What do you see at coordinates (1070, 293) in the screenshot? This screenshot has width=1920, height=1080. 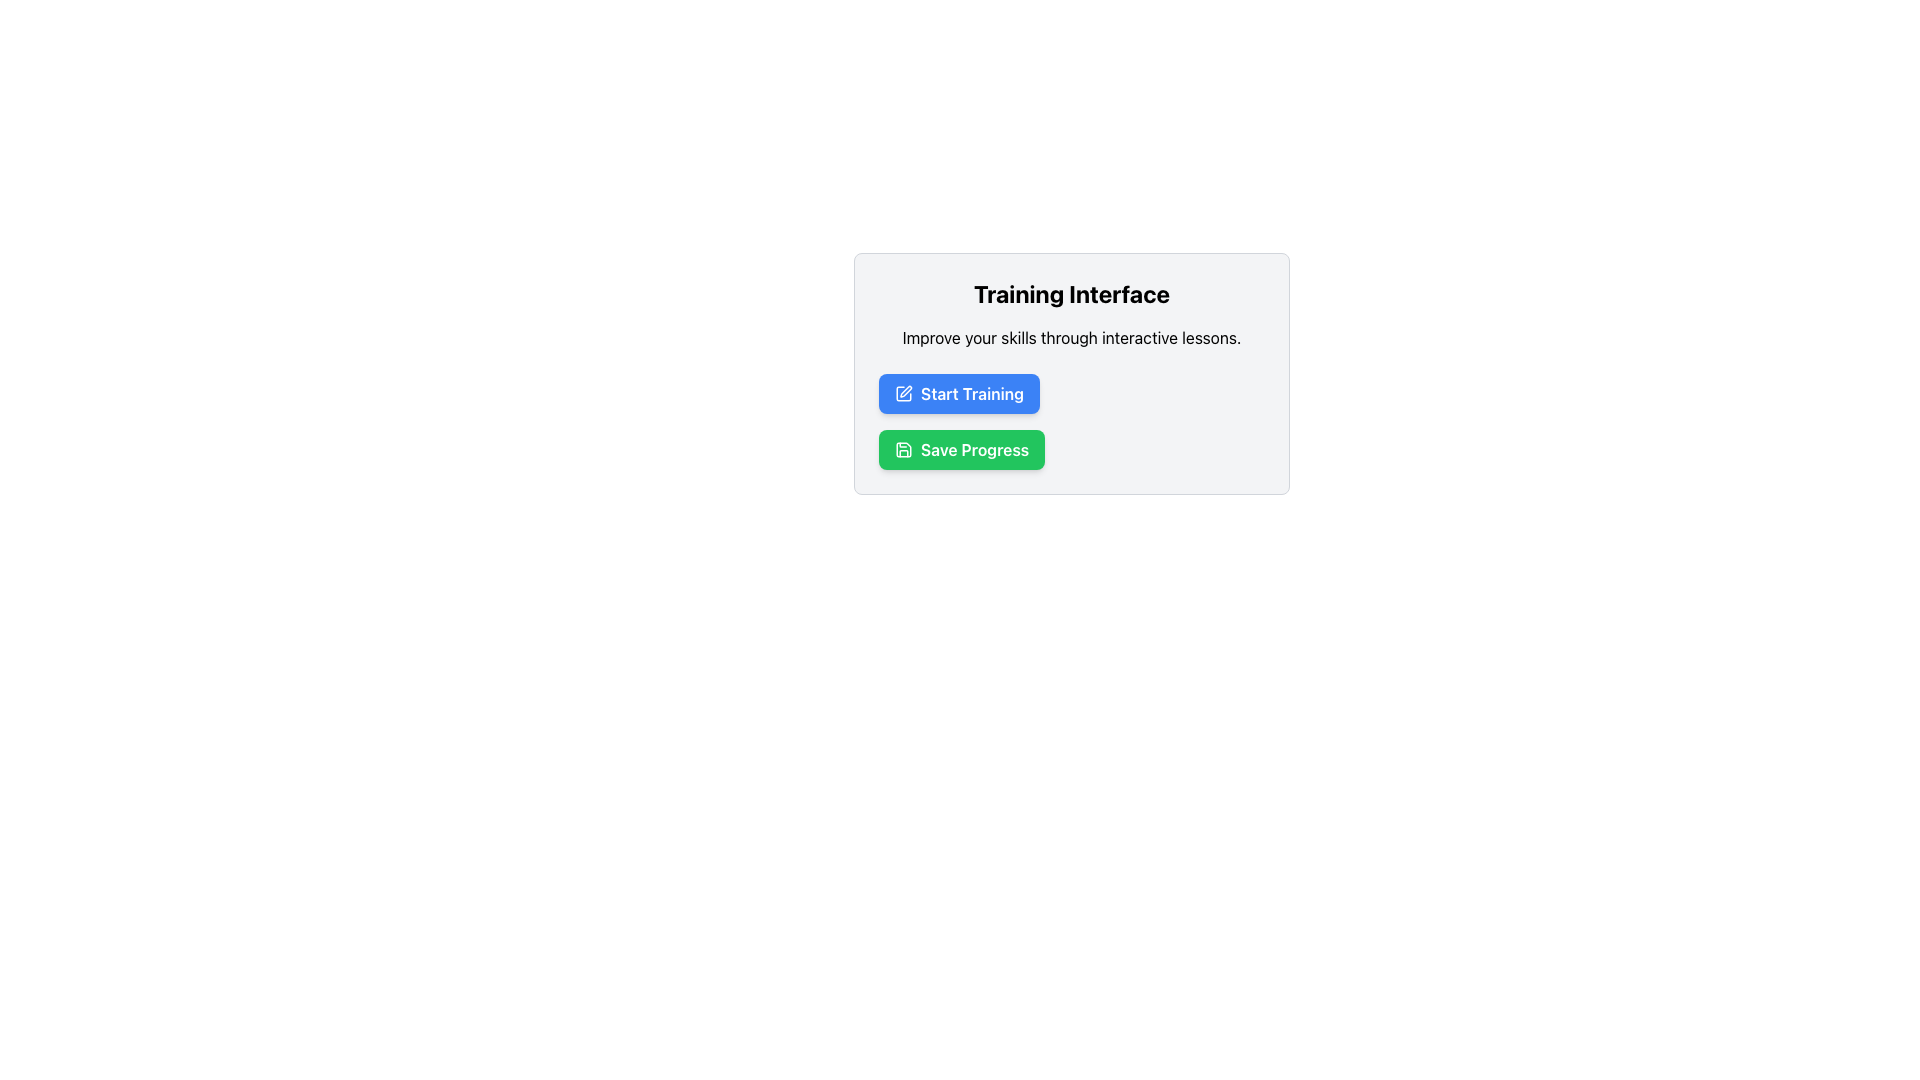 I see `the primary heading text label that serves as the title for the section, located above the text 'Improve your skills through interactive lessons.'` at bounding box center [1070, 293].